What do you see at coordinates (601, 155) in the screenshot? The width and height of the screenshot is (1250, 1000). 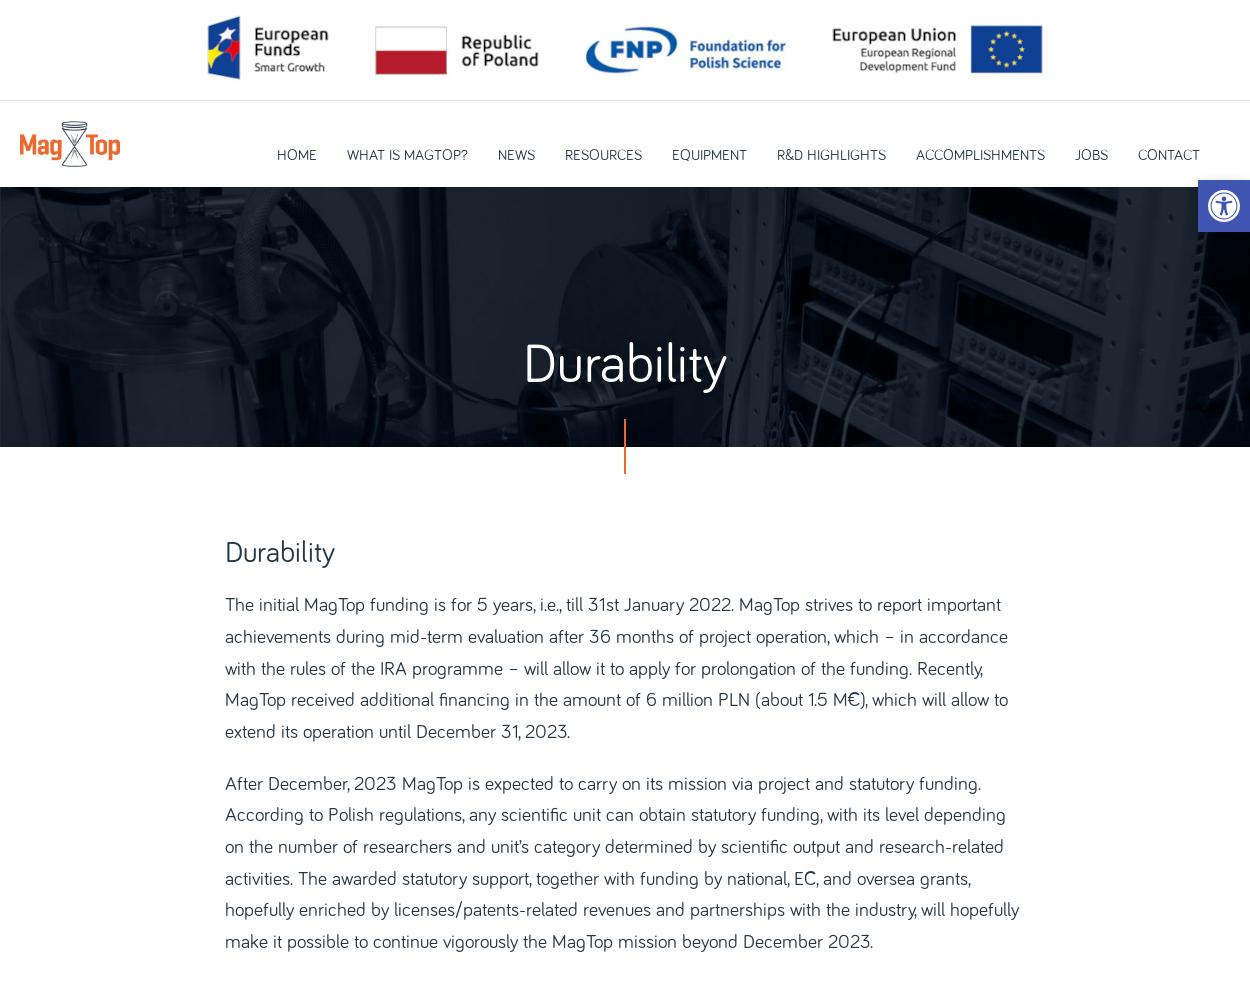 I see `'Resources'` at bounding box center [601, 155].